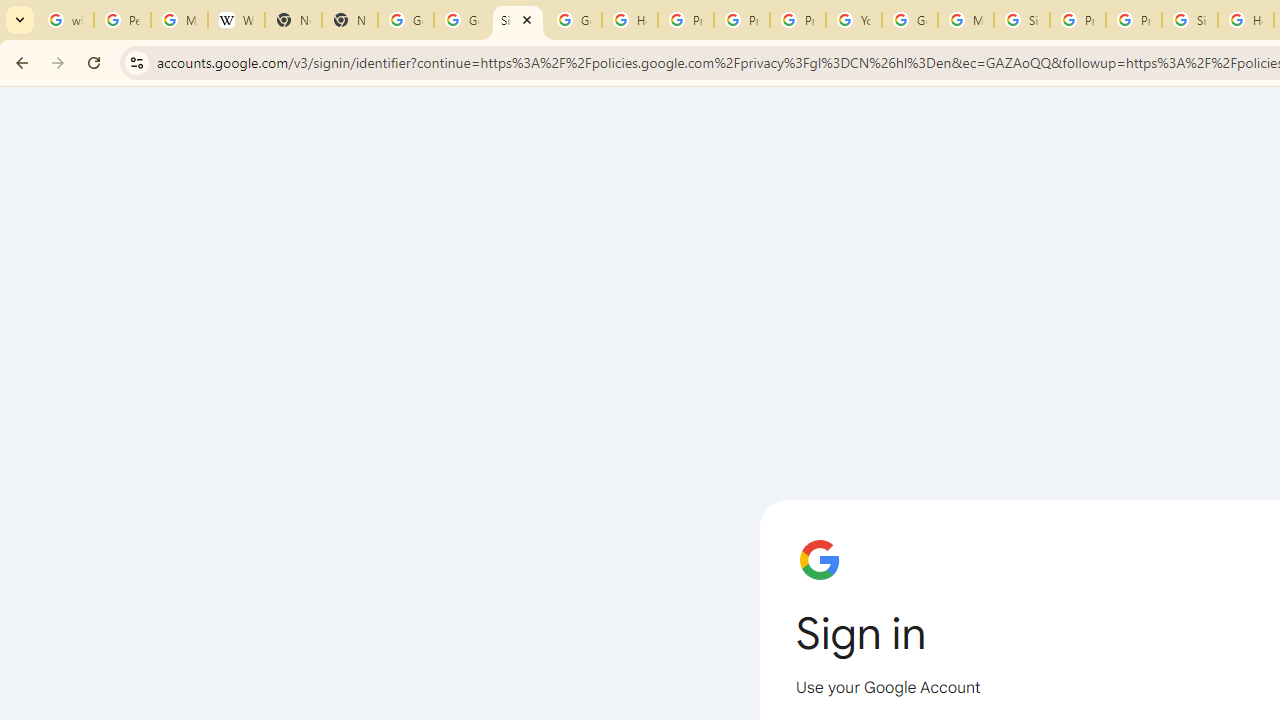  I want to click on 'Wikipedia:Edit requests - Wikipedia', so click(236, 20).